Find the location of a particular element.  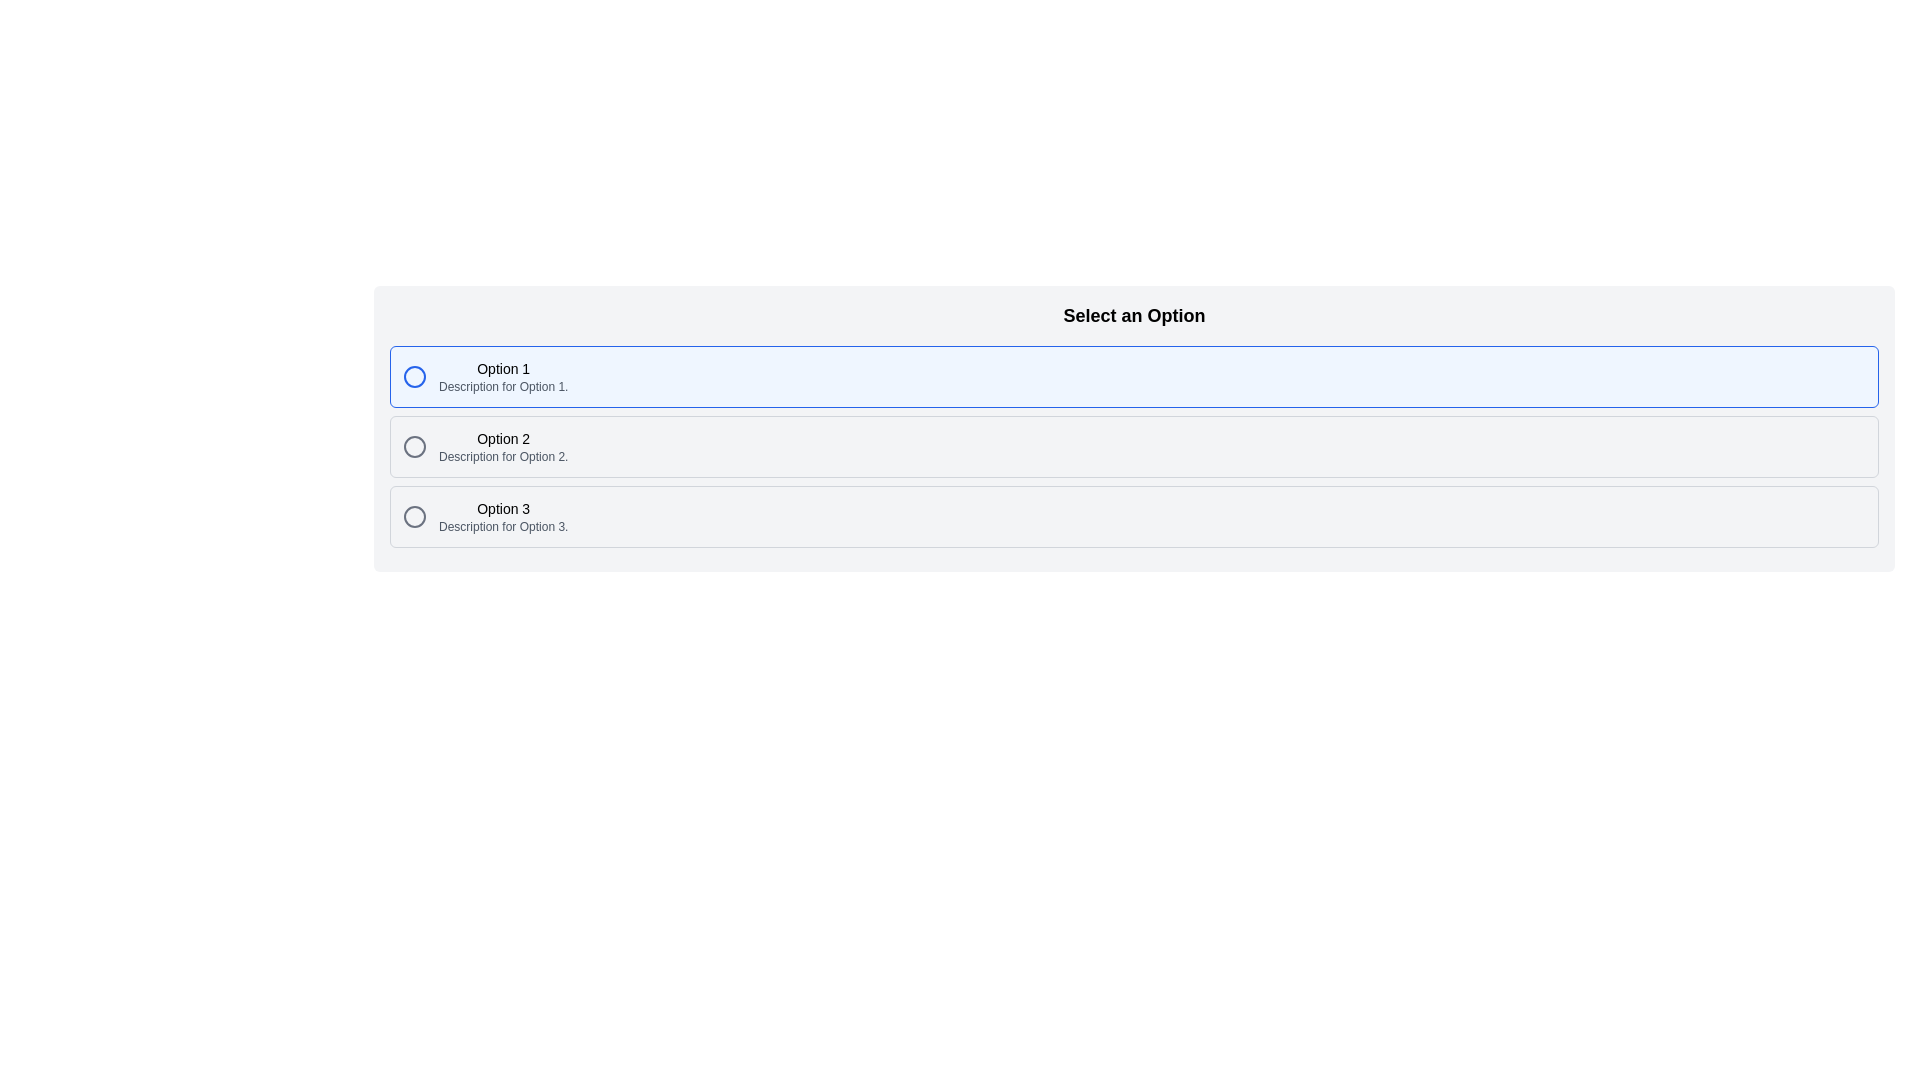

the unselected radio button indicator for 'Option 3 Description for Option 3' is located at coordinates (413, 515).